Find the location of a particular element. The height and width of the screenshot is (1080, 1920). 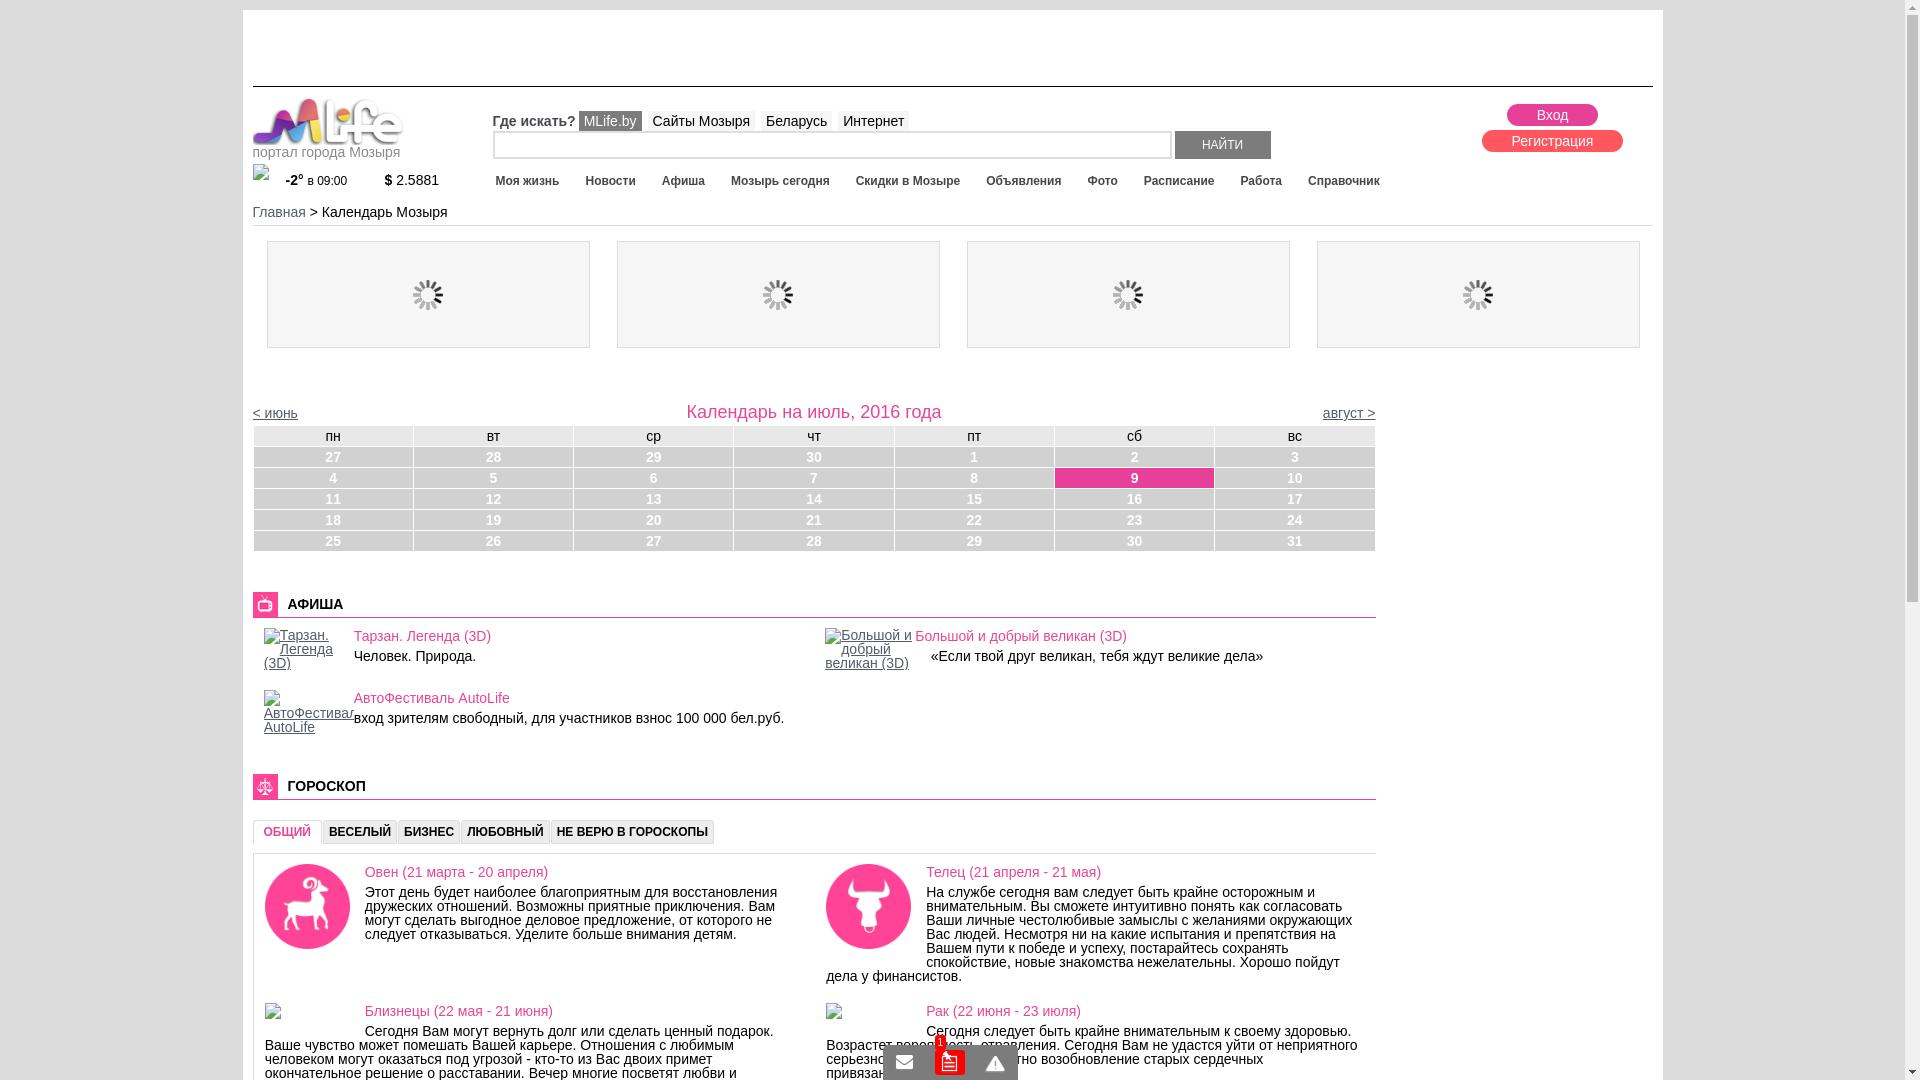

'3' is located at coordinates (1213, 456).